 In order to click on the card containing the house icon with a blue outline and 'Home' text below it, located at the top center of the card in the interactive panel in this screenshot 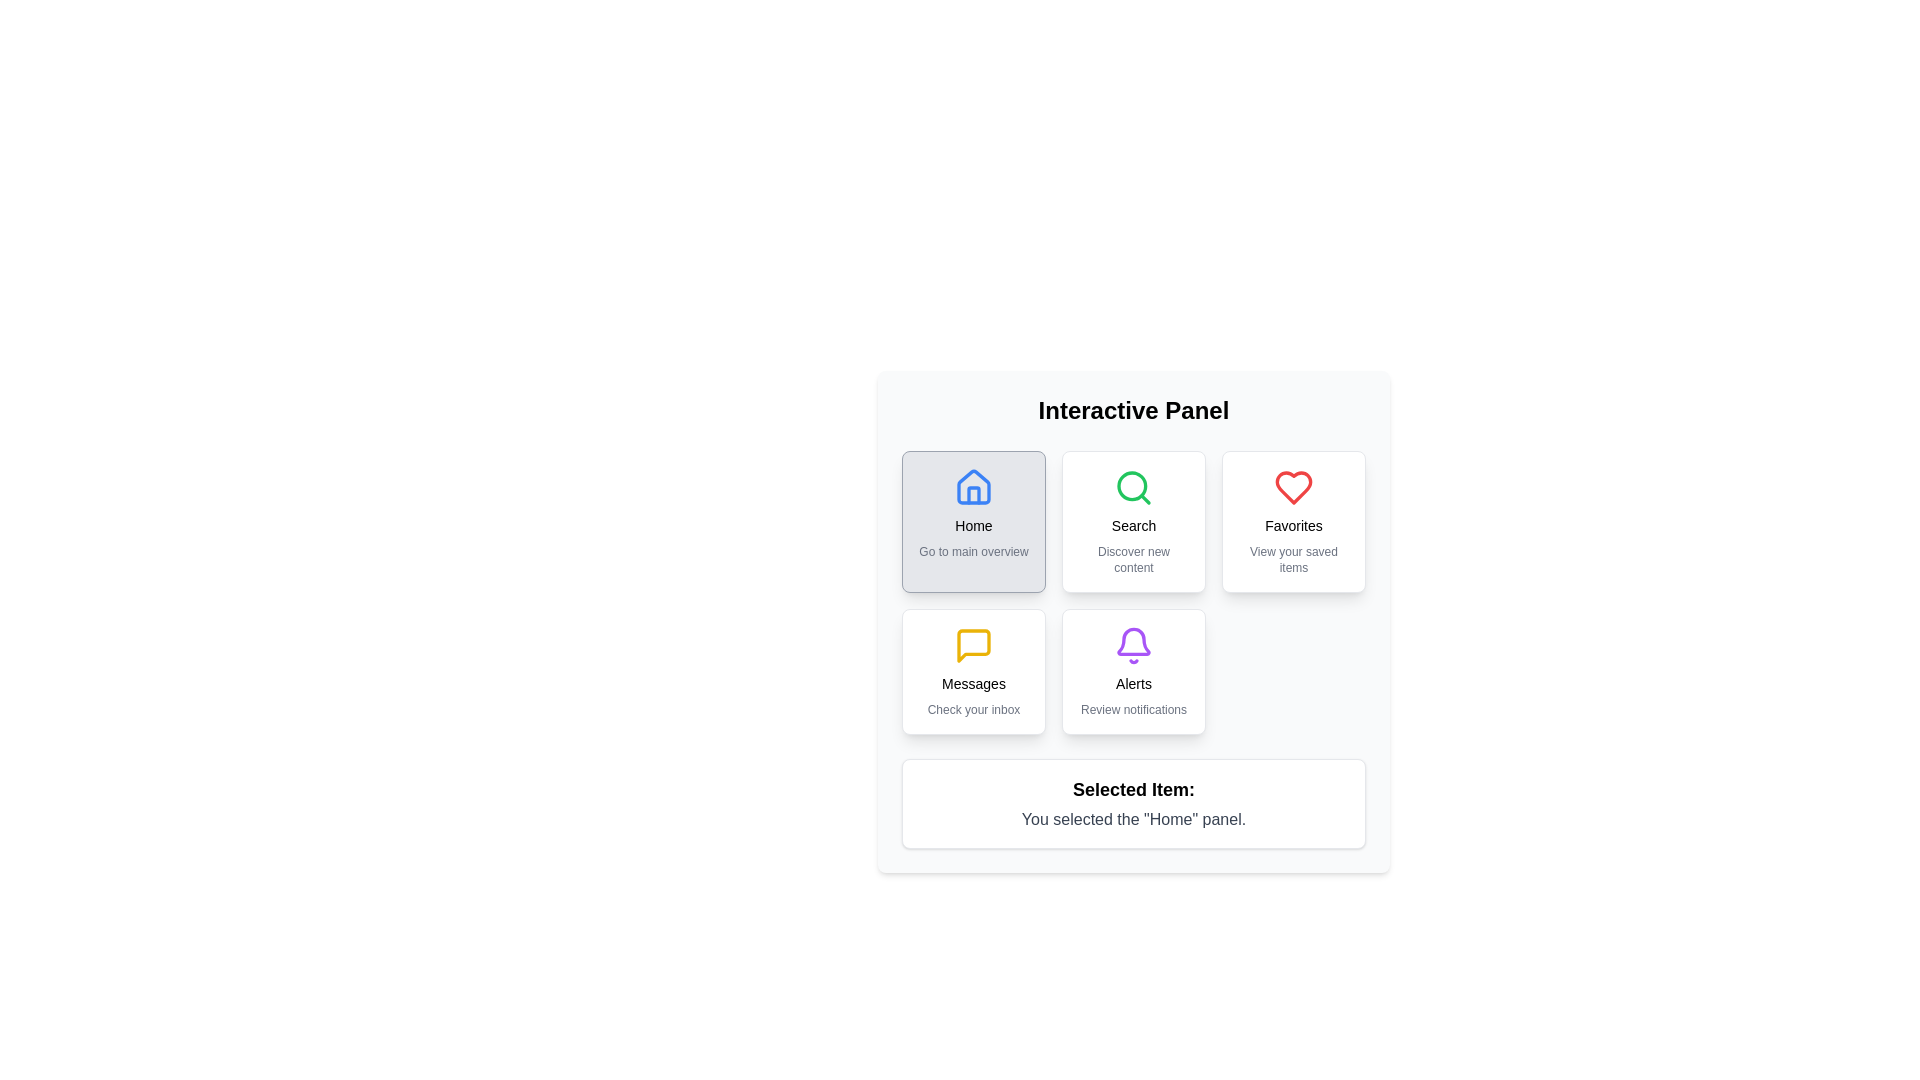, I will do `click(974, 488)`.